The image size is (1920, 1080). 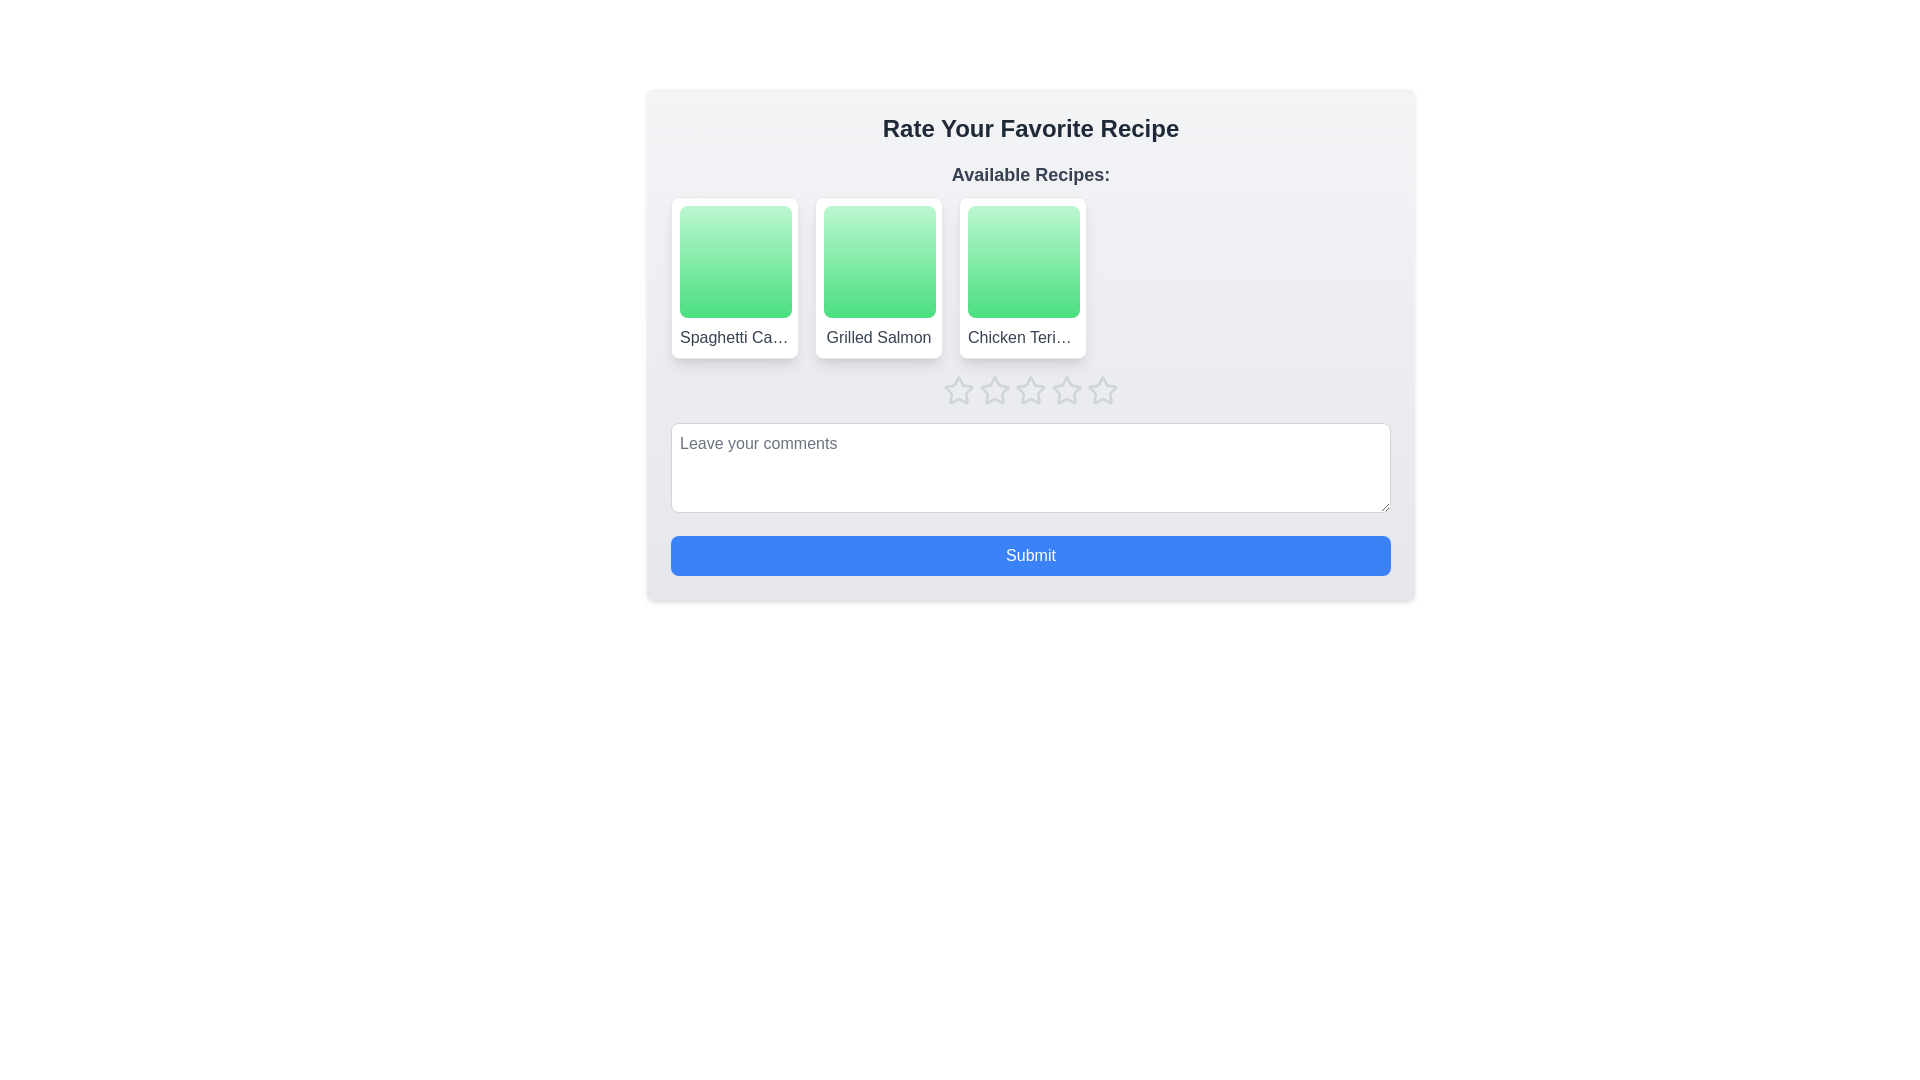 What do you see at coordinates (994, 390) in the screenshot?
I see `keyboard navigation` at bounding box center [994, 390].